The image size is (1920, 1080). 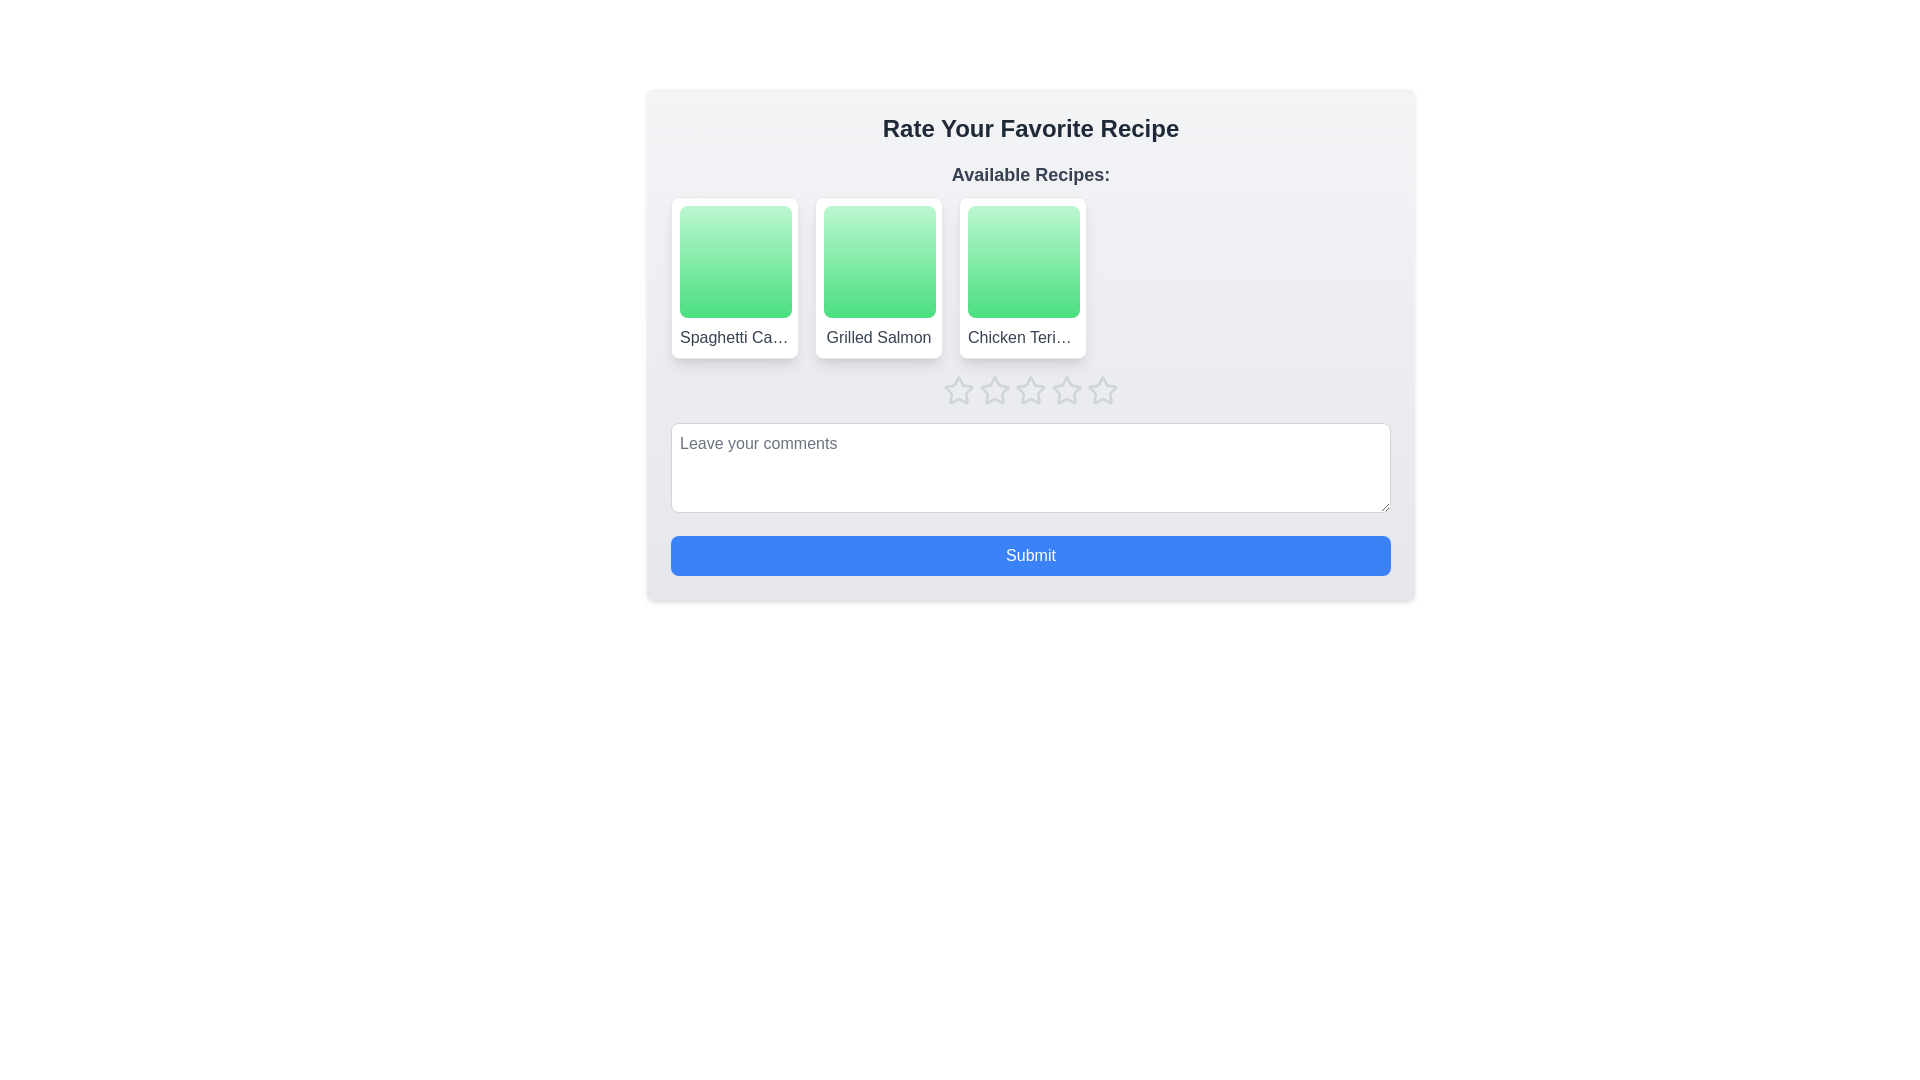 What do you see at coordinates (994, 390) in the screenshot?
I see `keyboard navigation` at bounding box center [994, 390].